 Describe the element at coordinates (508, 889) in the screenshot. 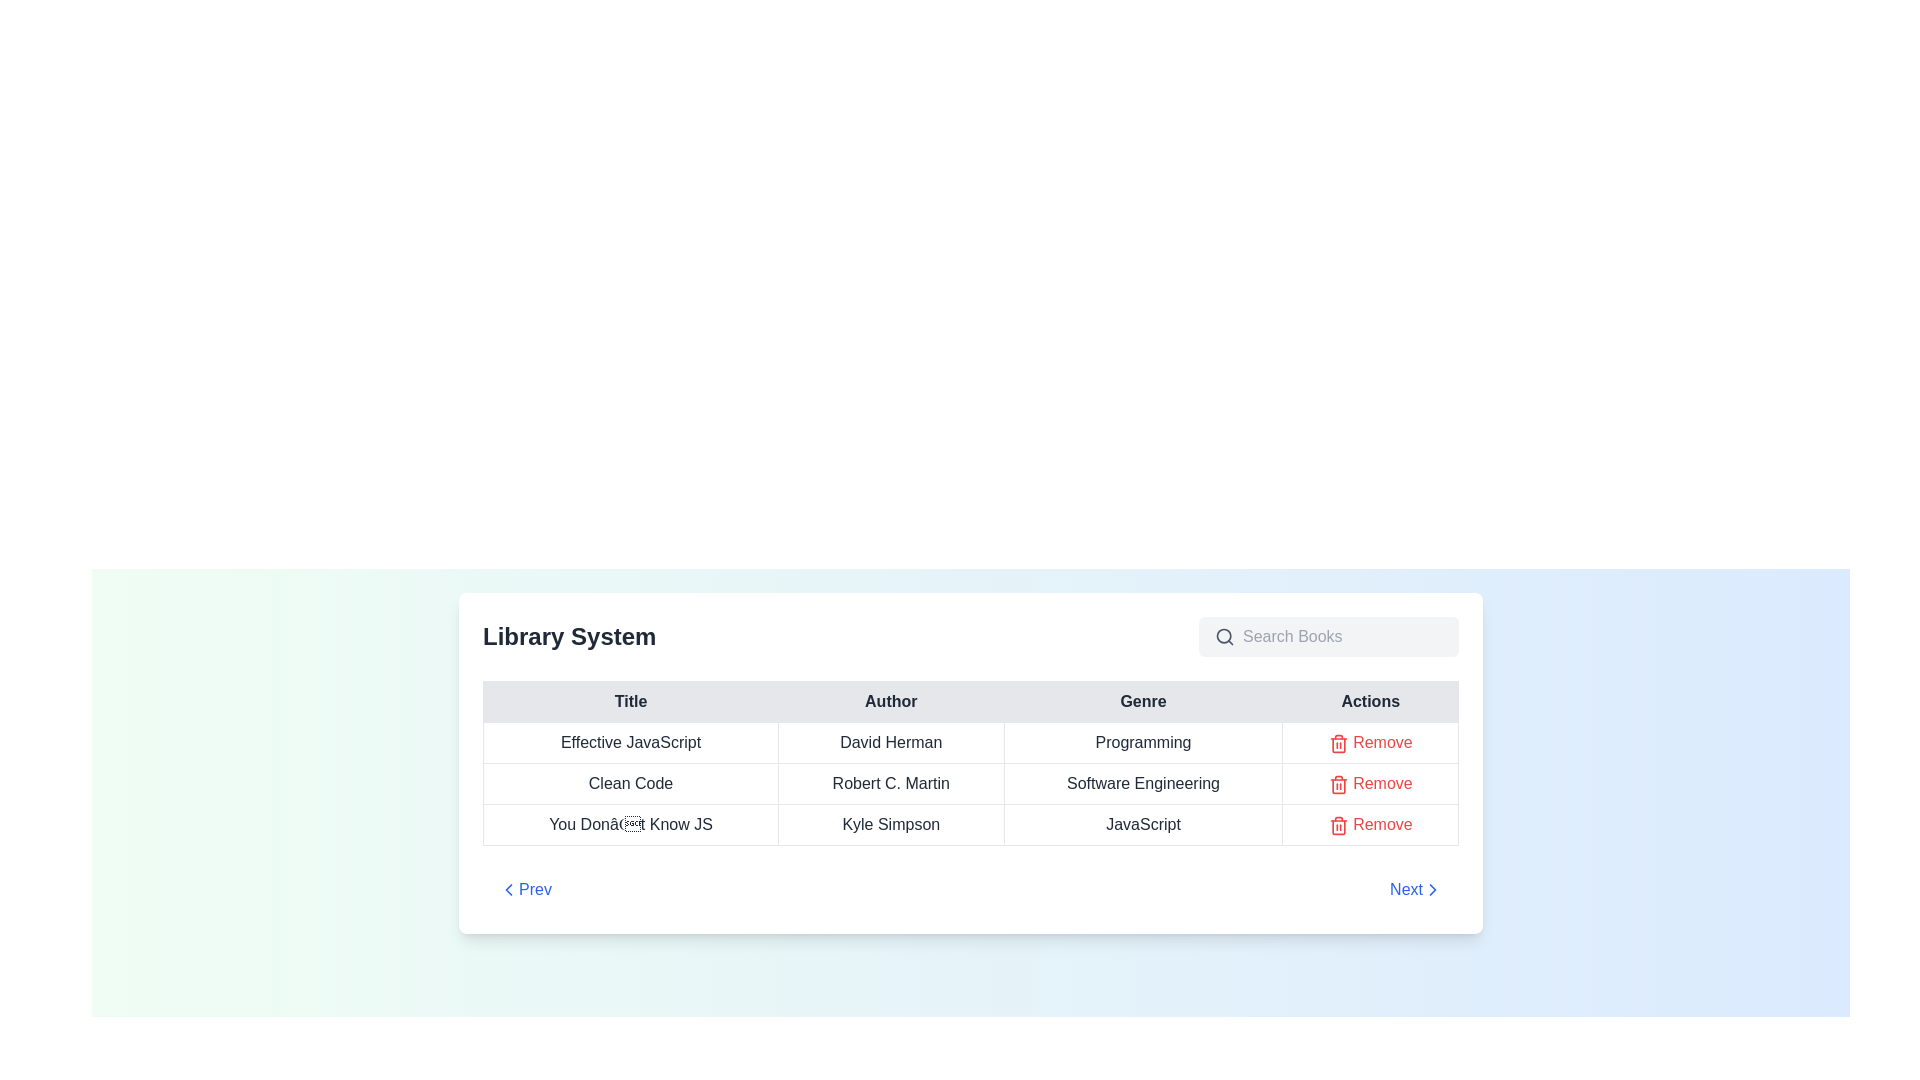

I see `the left-pointing arrow icon next to the text 'Prev'` at that location.